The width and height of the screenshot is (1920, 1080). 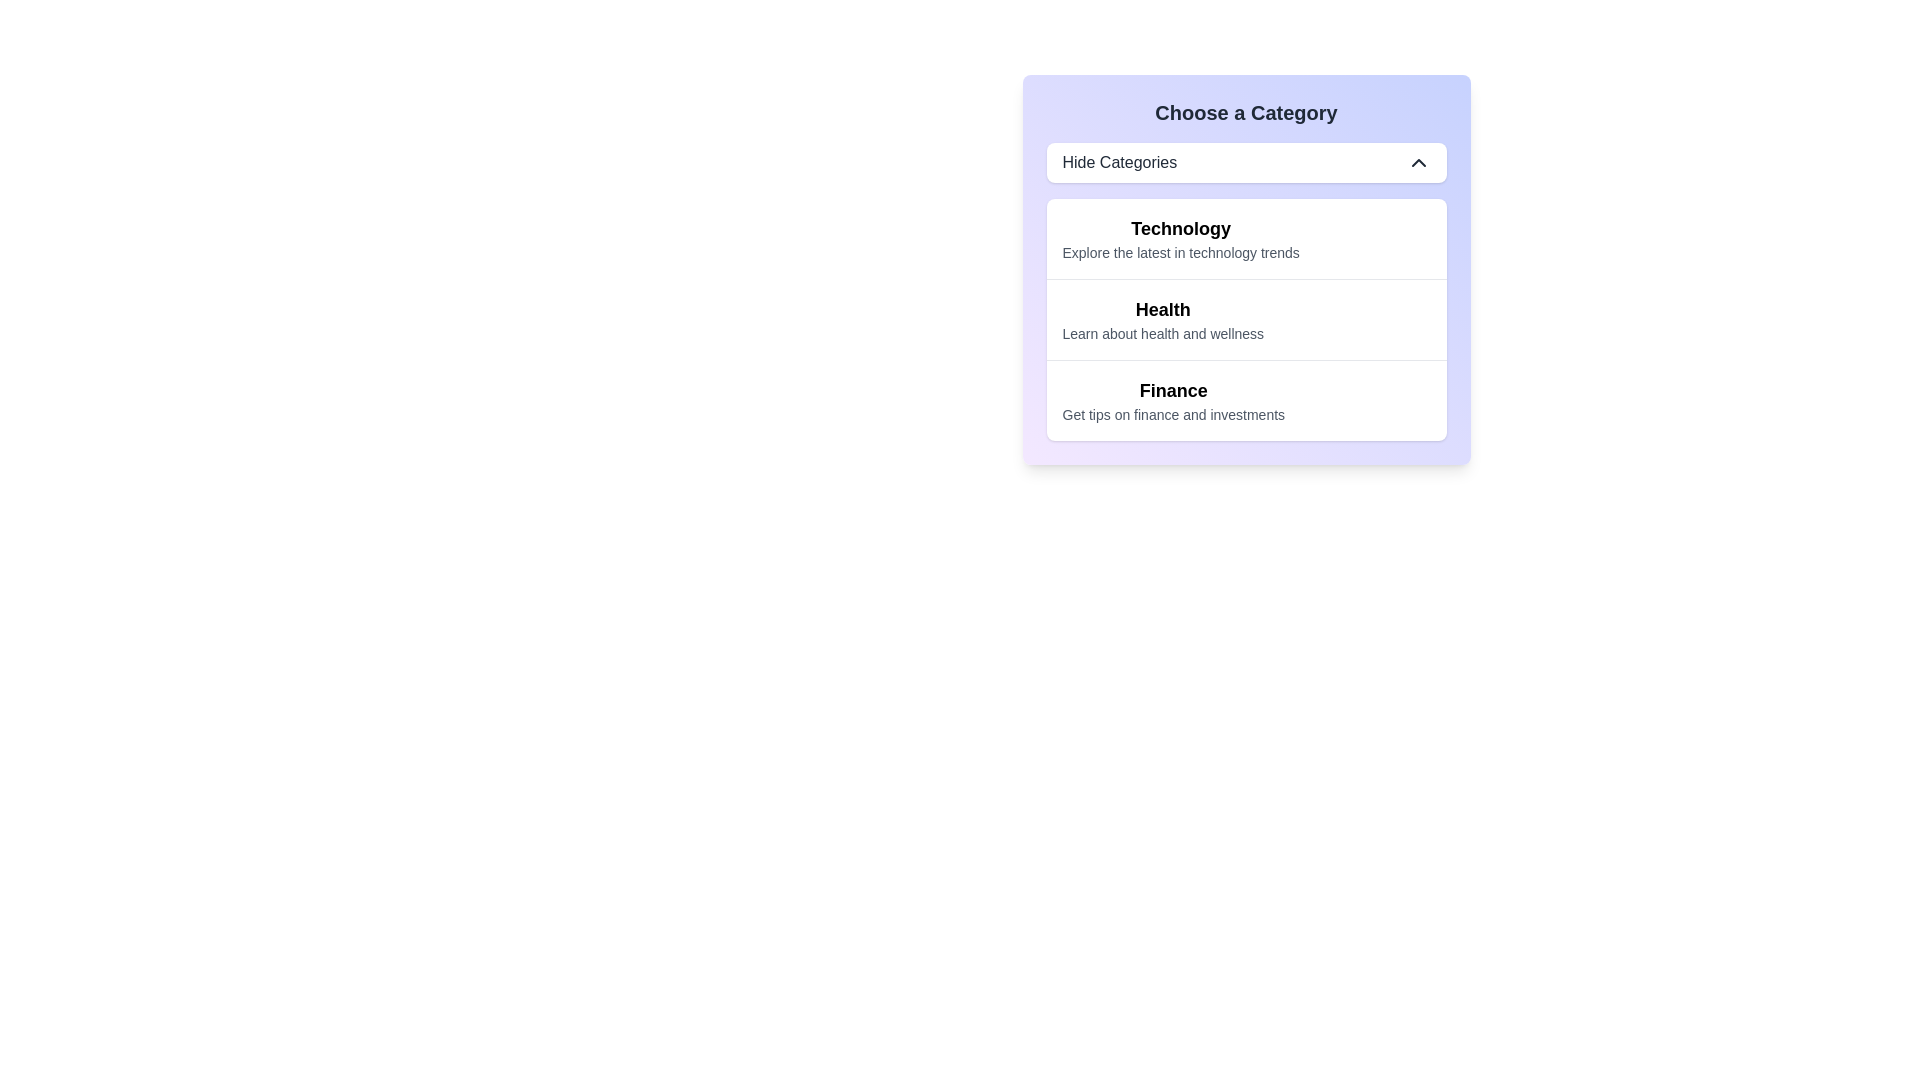 What do you see at coordinates (1417, 161) in the screenshot?
I see `the chevron-up icon located on the rightmost side of the 'Hide Categories' header bar` at bounding box center [1417, 161].